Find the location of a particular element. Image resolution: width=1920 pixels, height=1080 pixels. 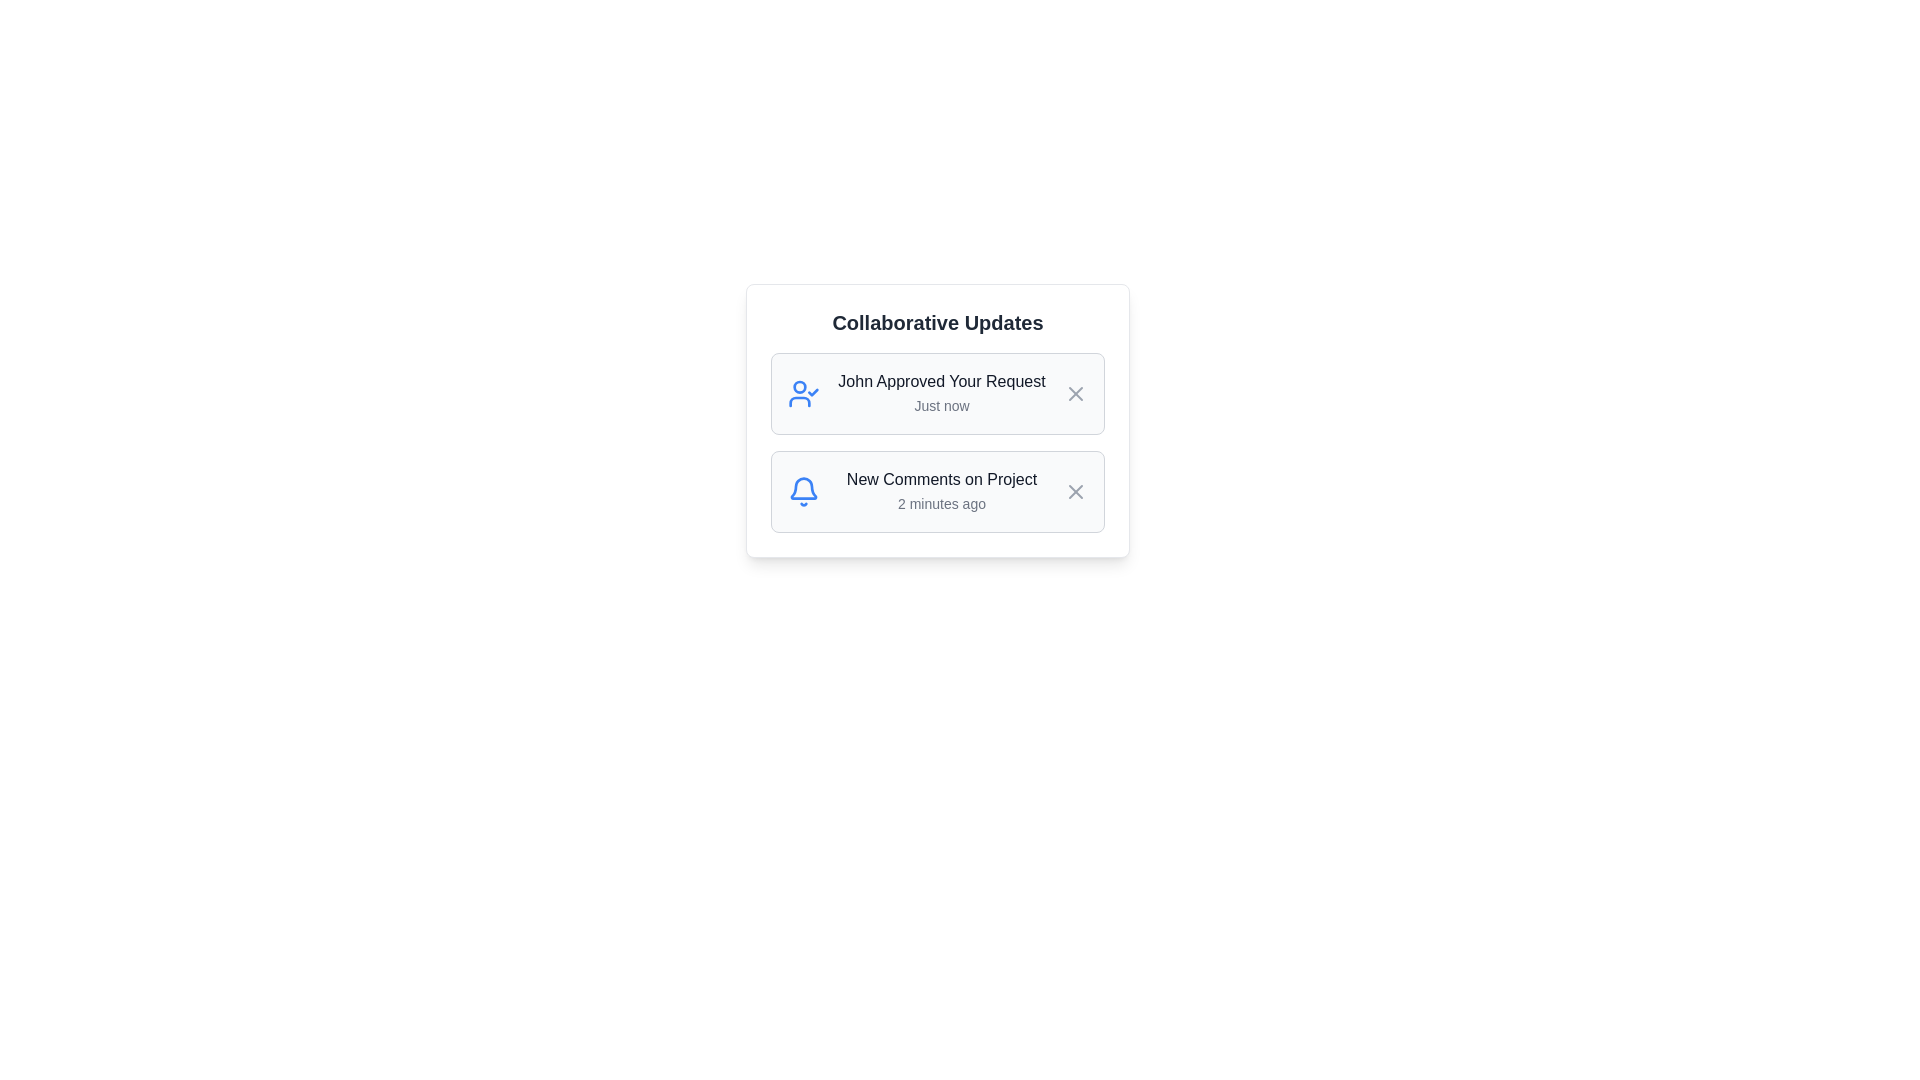

the dismiss icon located at the right end of the 'John Approved Your Request' notification in the 'Collaborative Updates' dialog box is located at coordinates (1074, 393).